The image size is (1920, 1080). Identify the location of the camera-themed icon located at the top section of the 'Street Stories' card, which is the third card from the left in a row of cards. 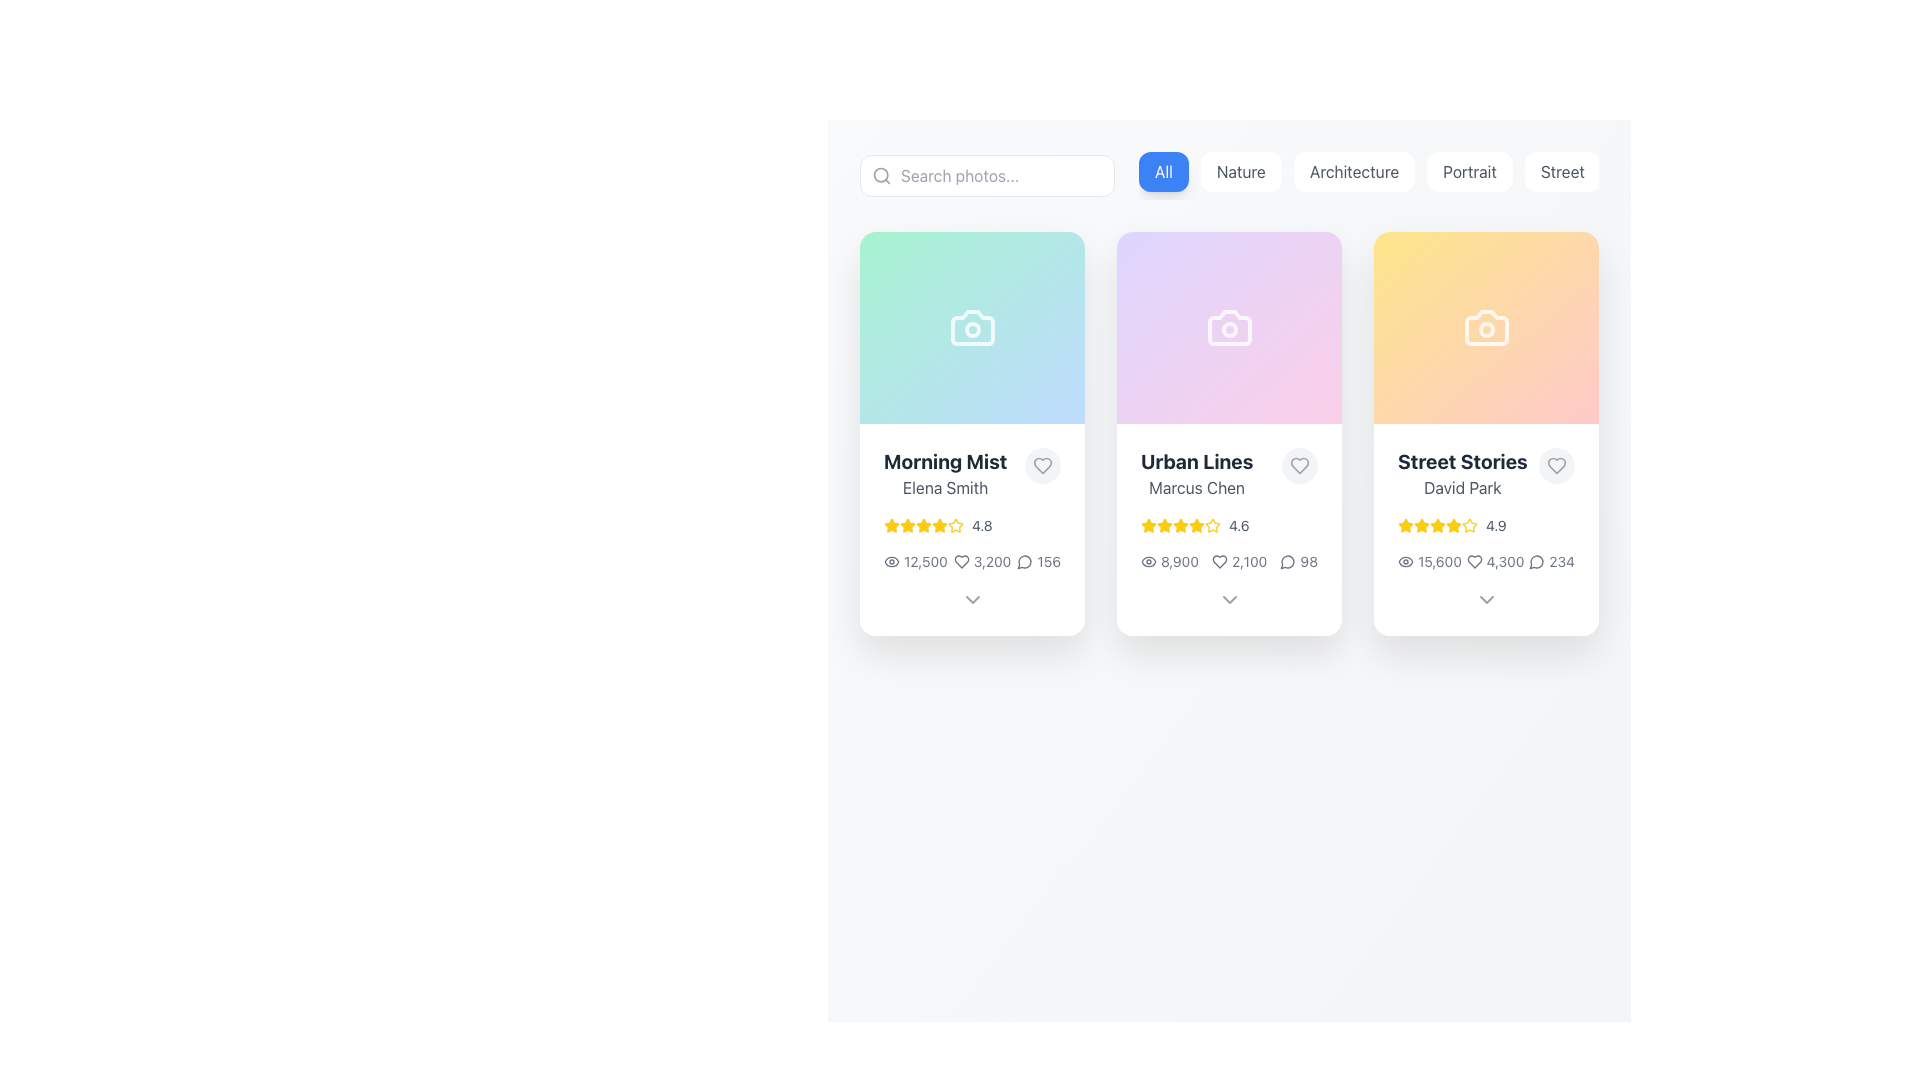
(1486, 326).